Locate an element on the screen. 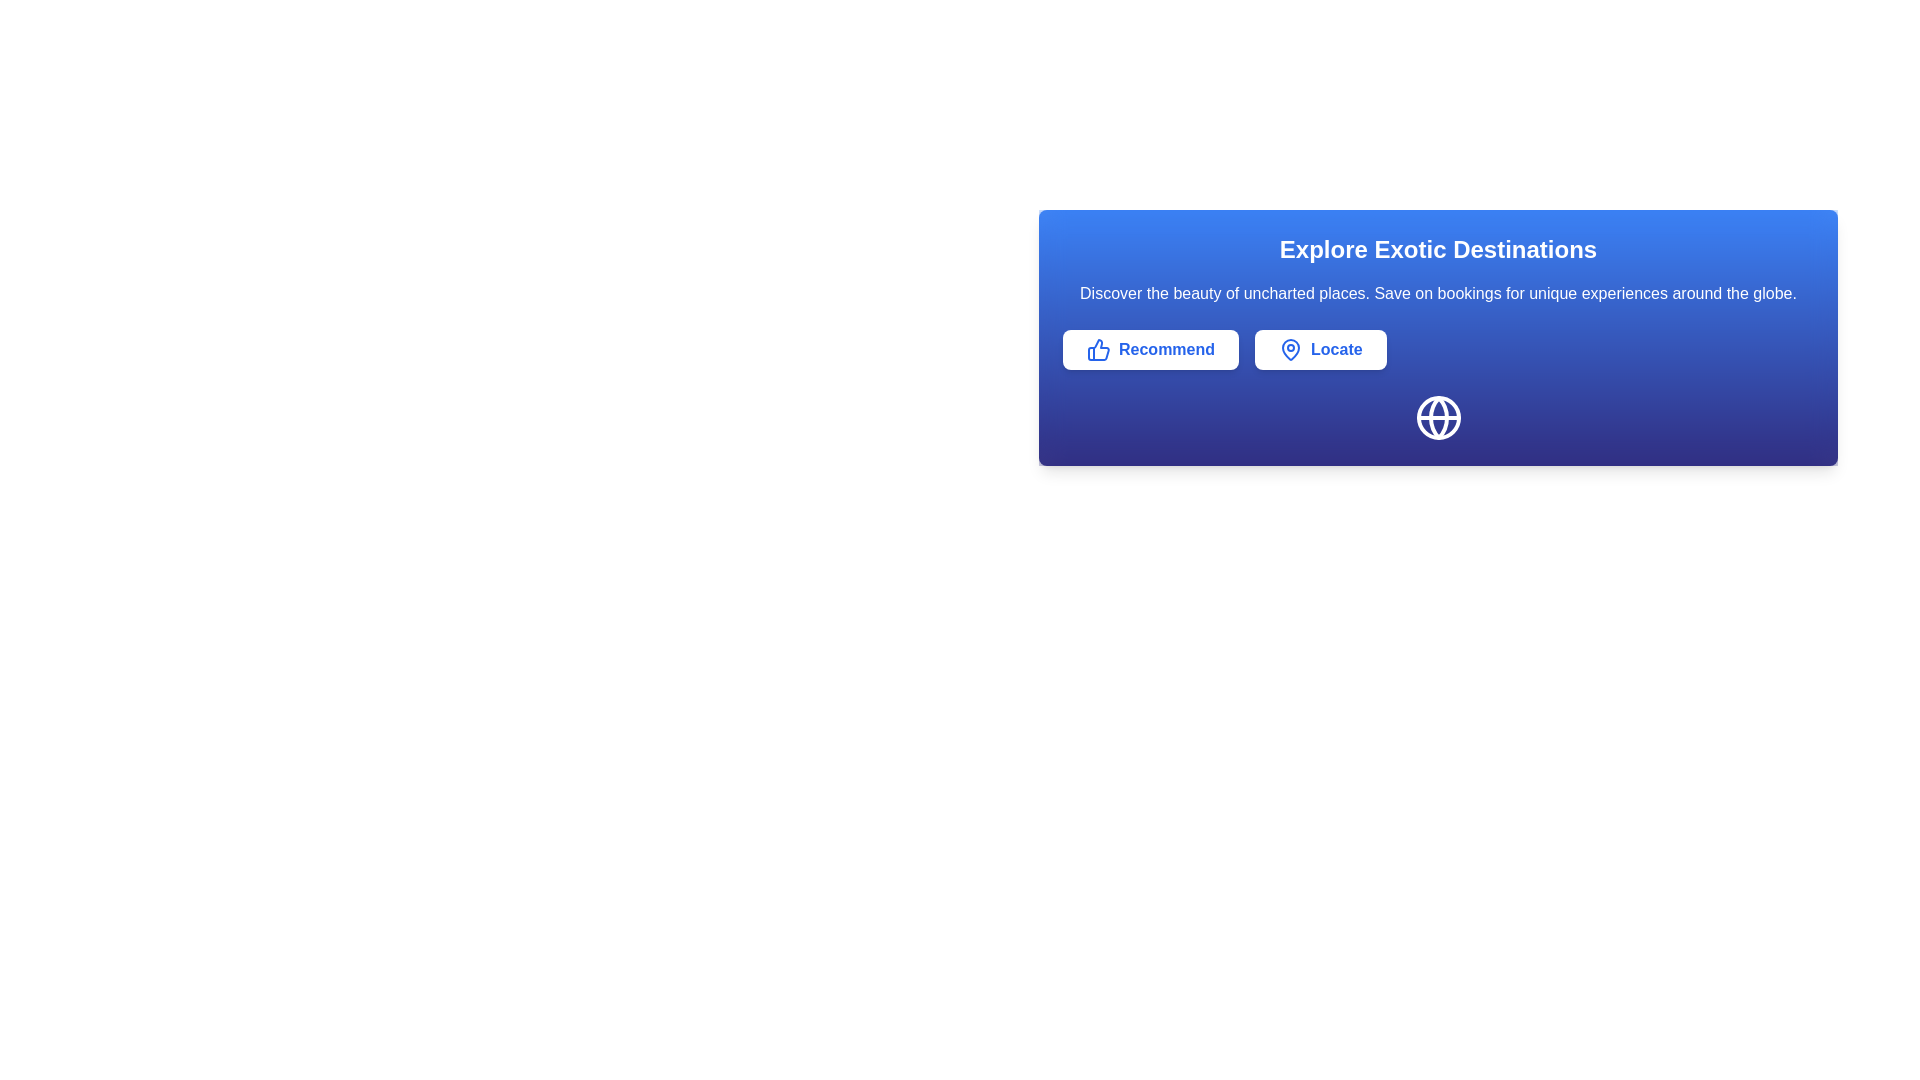 The image size is (1920, 1080). the descriptive text block situated below the main heading 'Explore Exotic Destinations' and above the 'Recommend' and 'Locate' buttons is located at coordinates (1437, 293).